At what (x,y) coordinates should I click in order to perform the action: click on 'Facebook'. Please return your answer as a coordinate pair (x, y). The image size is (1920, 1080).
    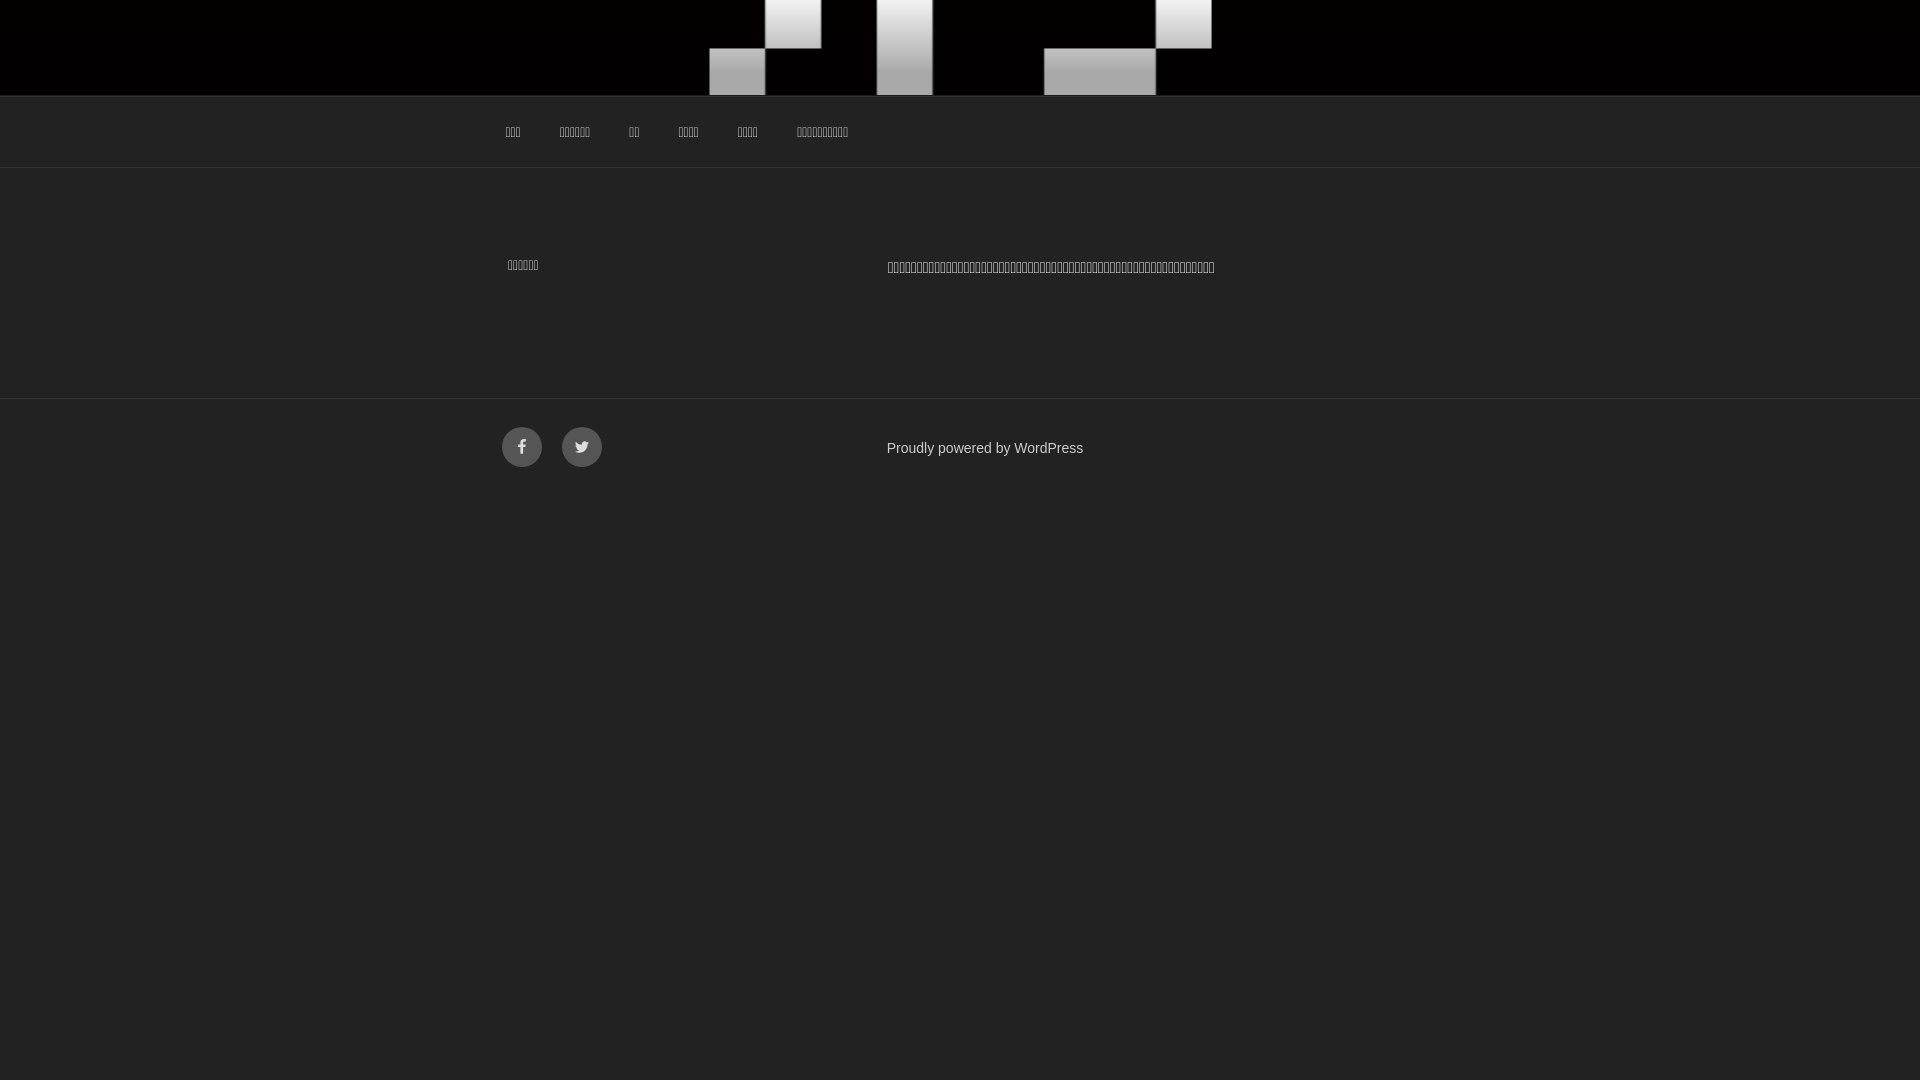
    Looking at the image, I should click on (522, 446).